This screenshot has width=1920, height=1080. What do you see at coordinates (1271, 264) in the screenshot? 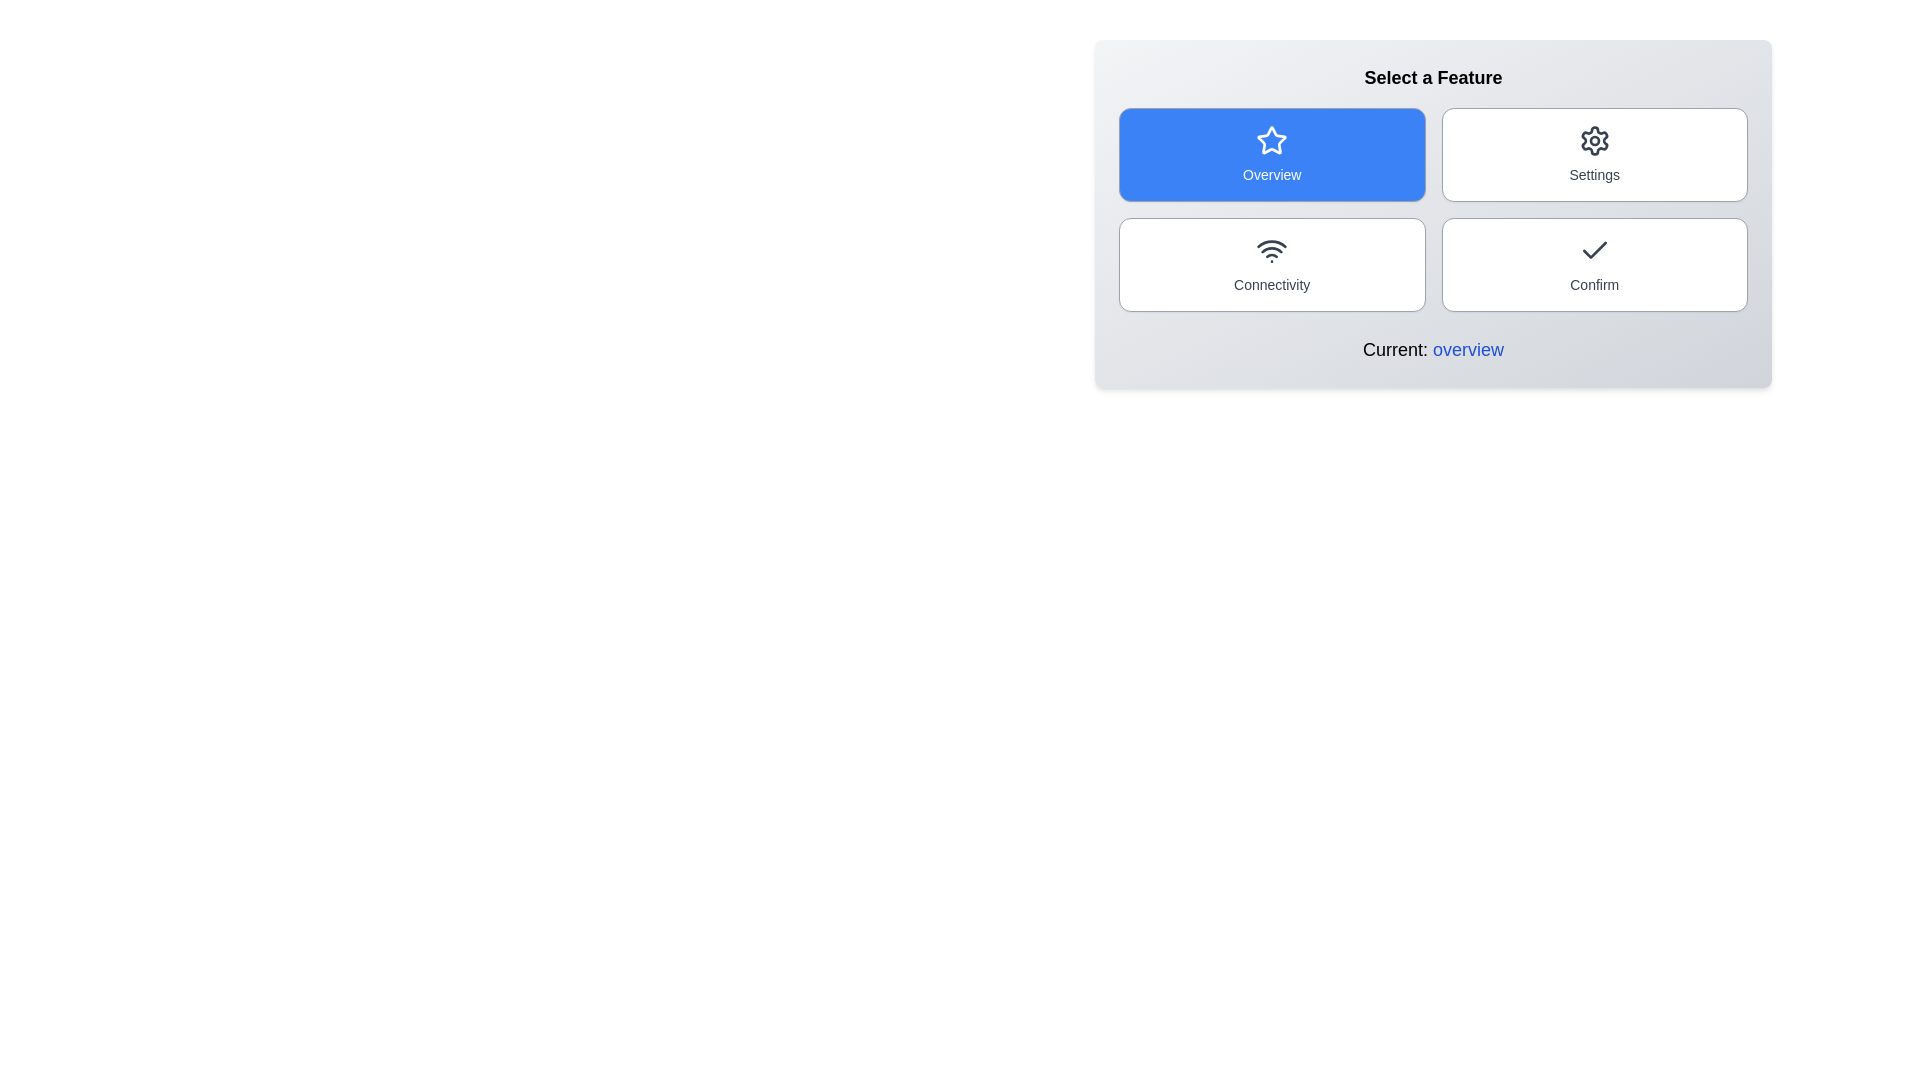
I see `the button corresponding to the feature connectivity` at bounding box center [1271, 264].